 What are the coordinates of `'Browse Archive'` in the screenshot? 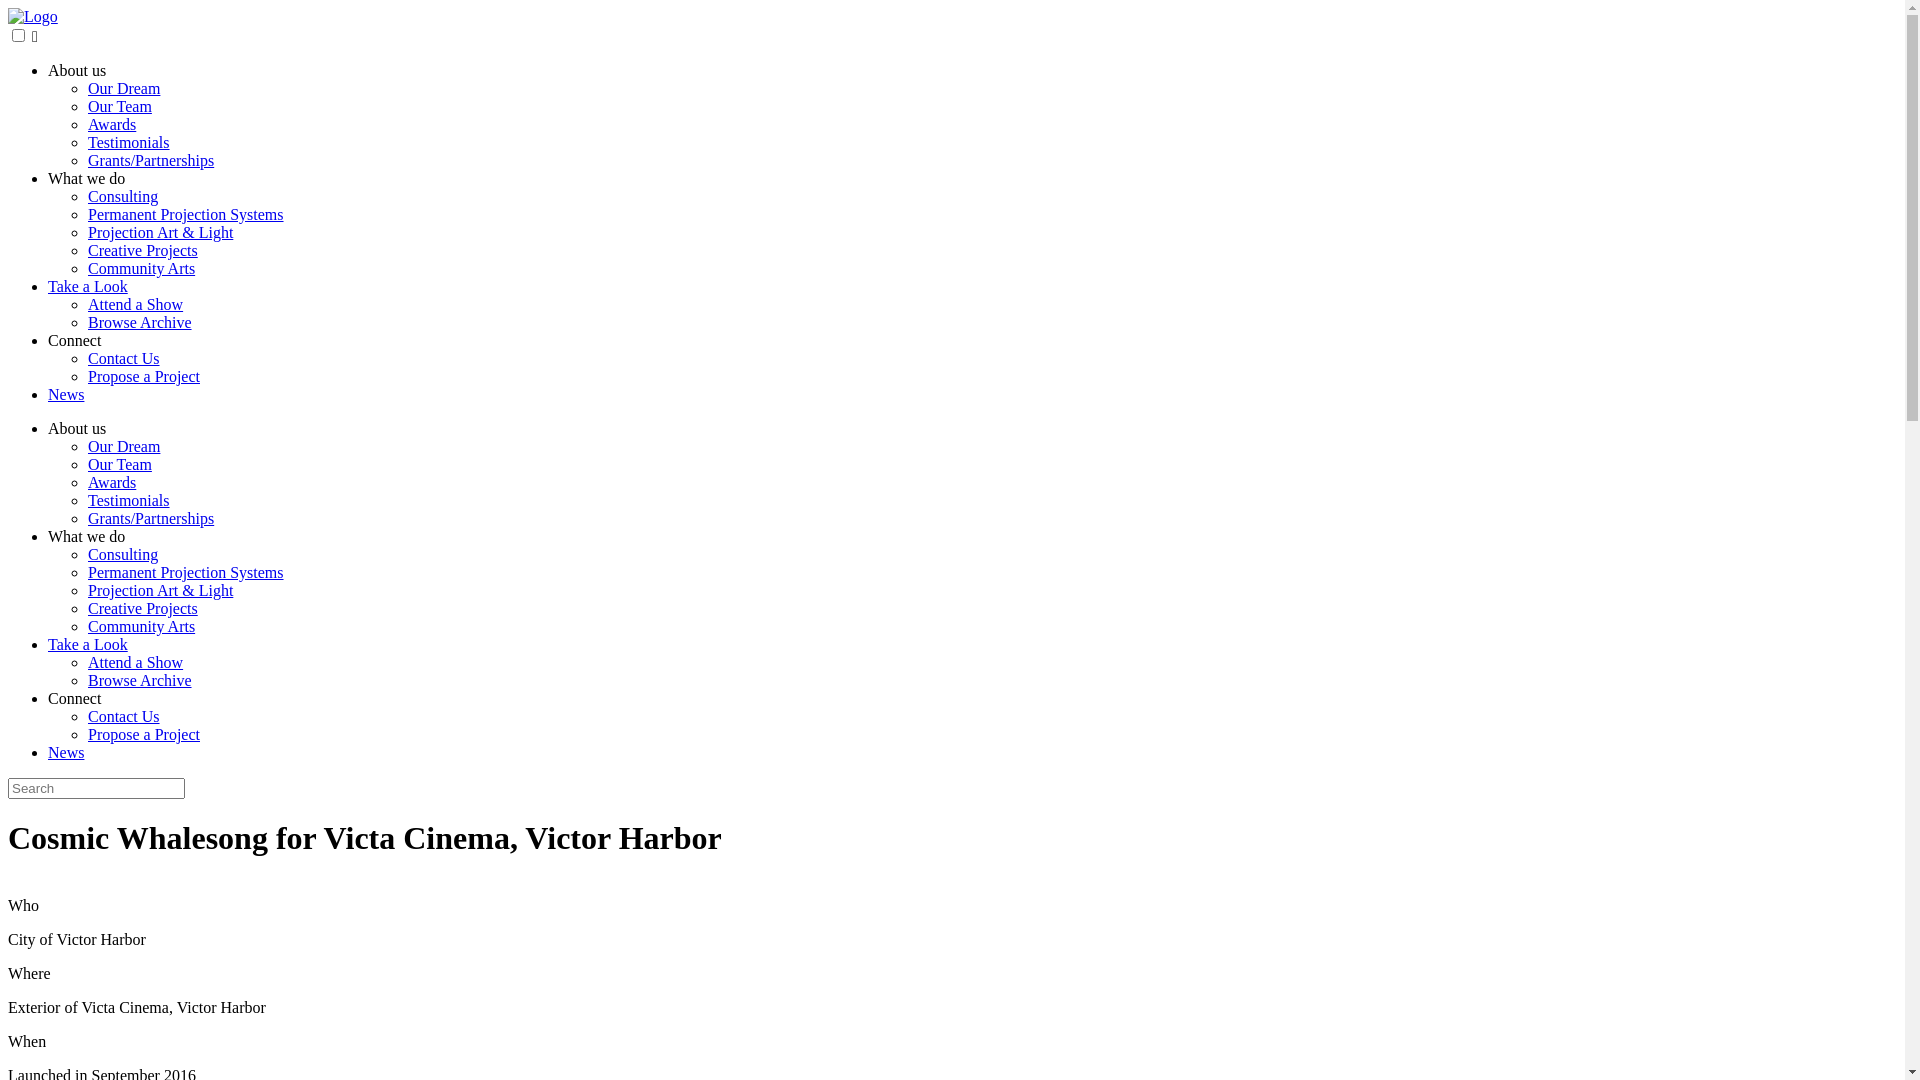 It's located at (138, 679).